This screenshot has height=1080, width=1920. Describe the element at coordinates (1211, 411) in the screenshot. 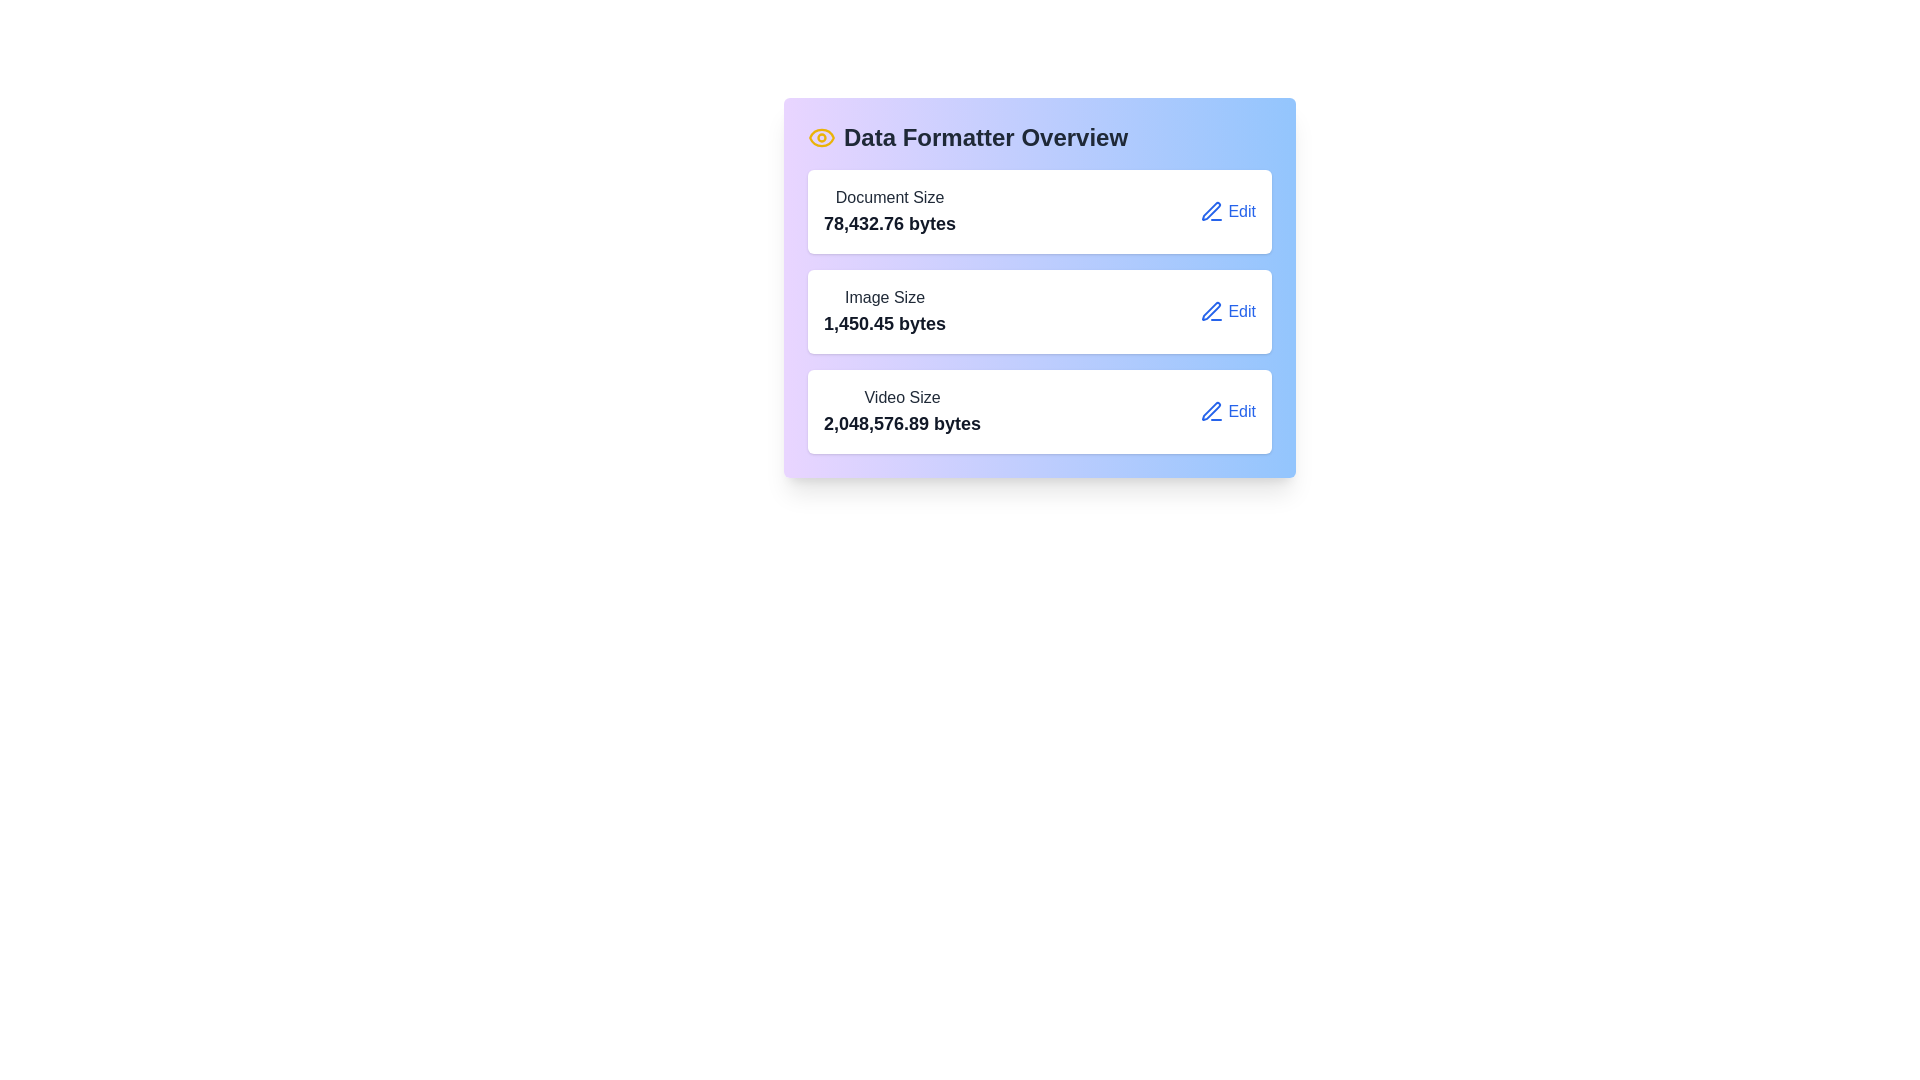

I see `the small blue pen-like icon located before the 'Edit' text within the blue-highlighted 'Edit' option` at that location.